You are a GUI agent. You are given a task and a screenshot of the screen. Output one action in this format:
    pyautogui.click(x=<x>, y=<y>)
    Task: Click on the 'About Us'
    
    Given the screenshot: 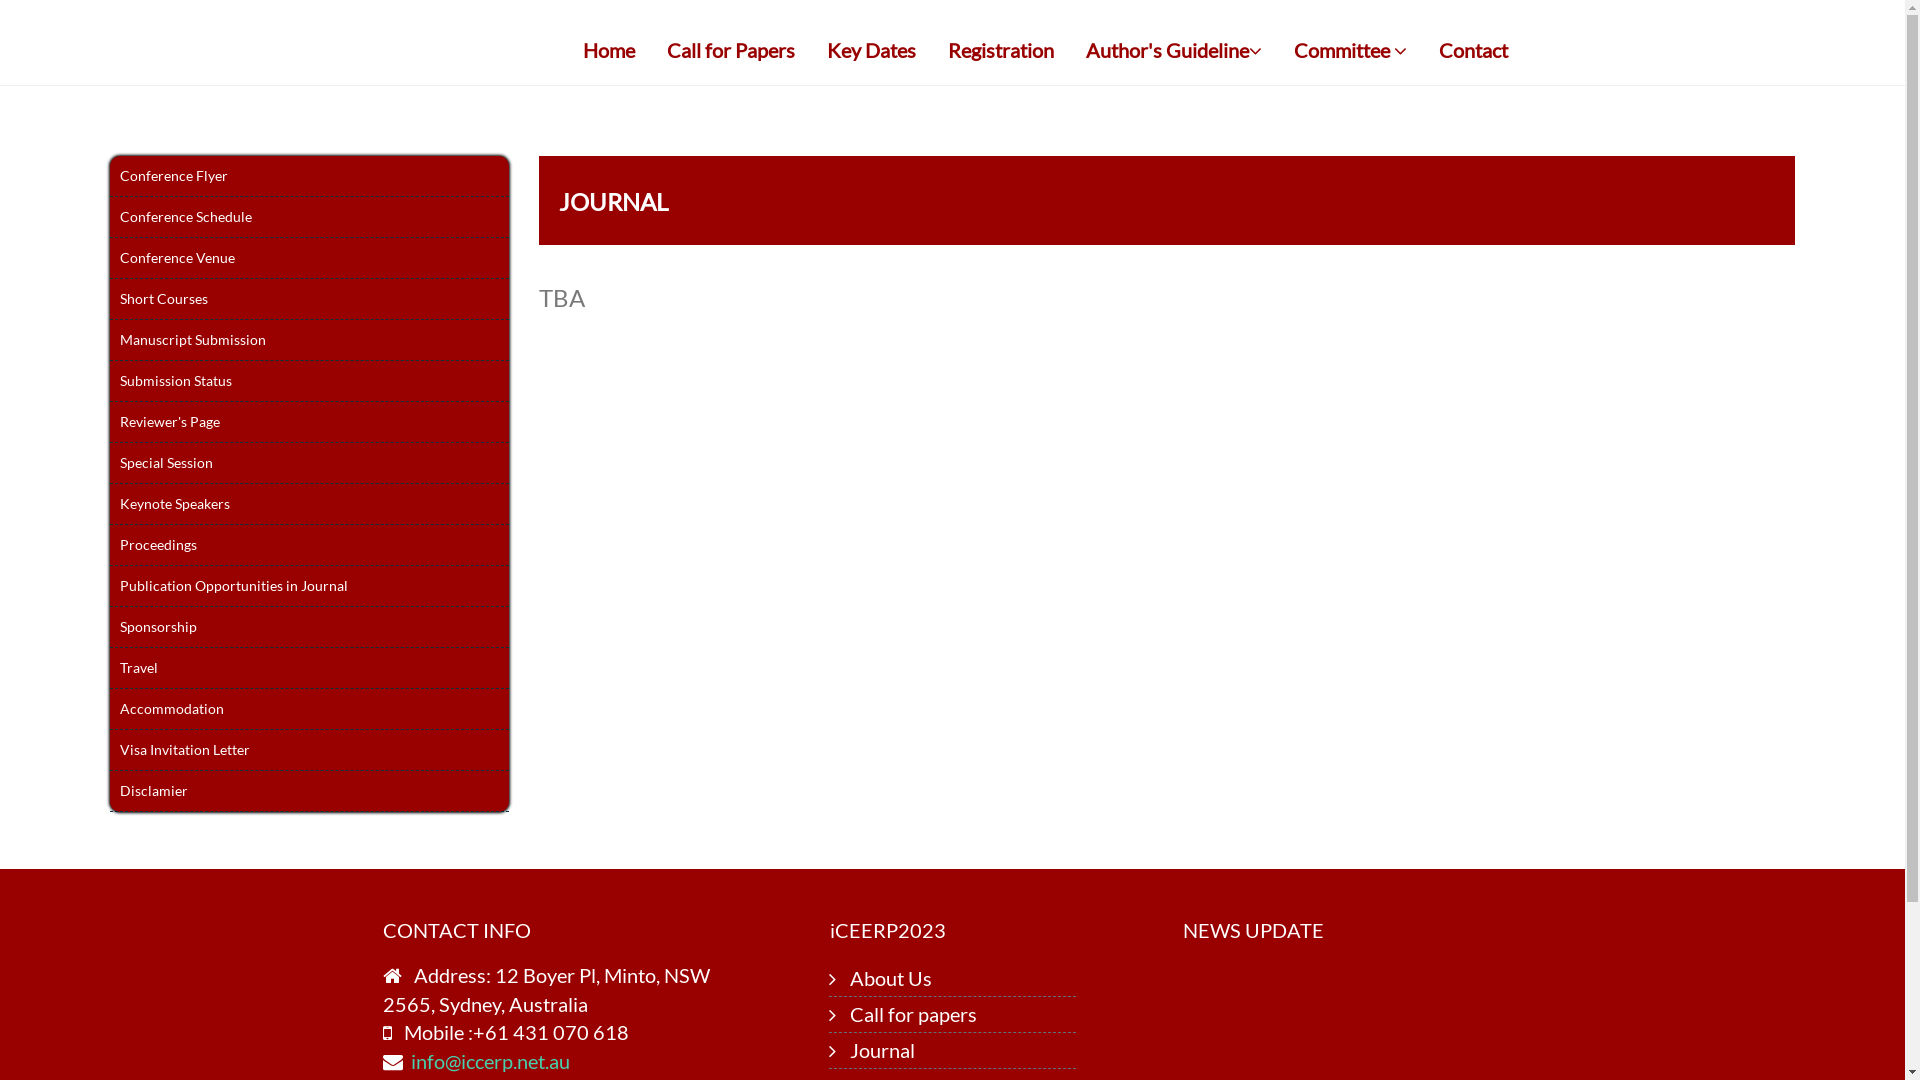 What is the action you would take?
    pyautogui.click(x=849, y=977)
    